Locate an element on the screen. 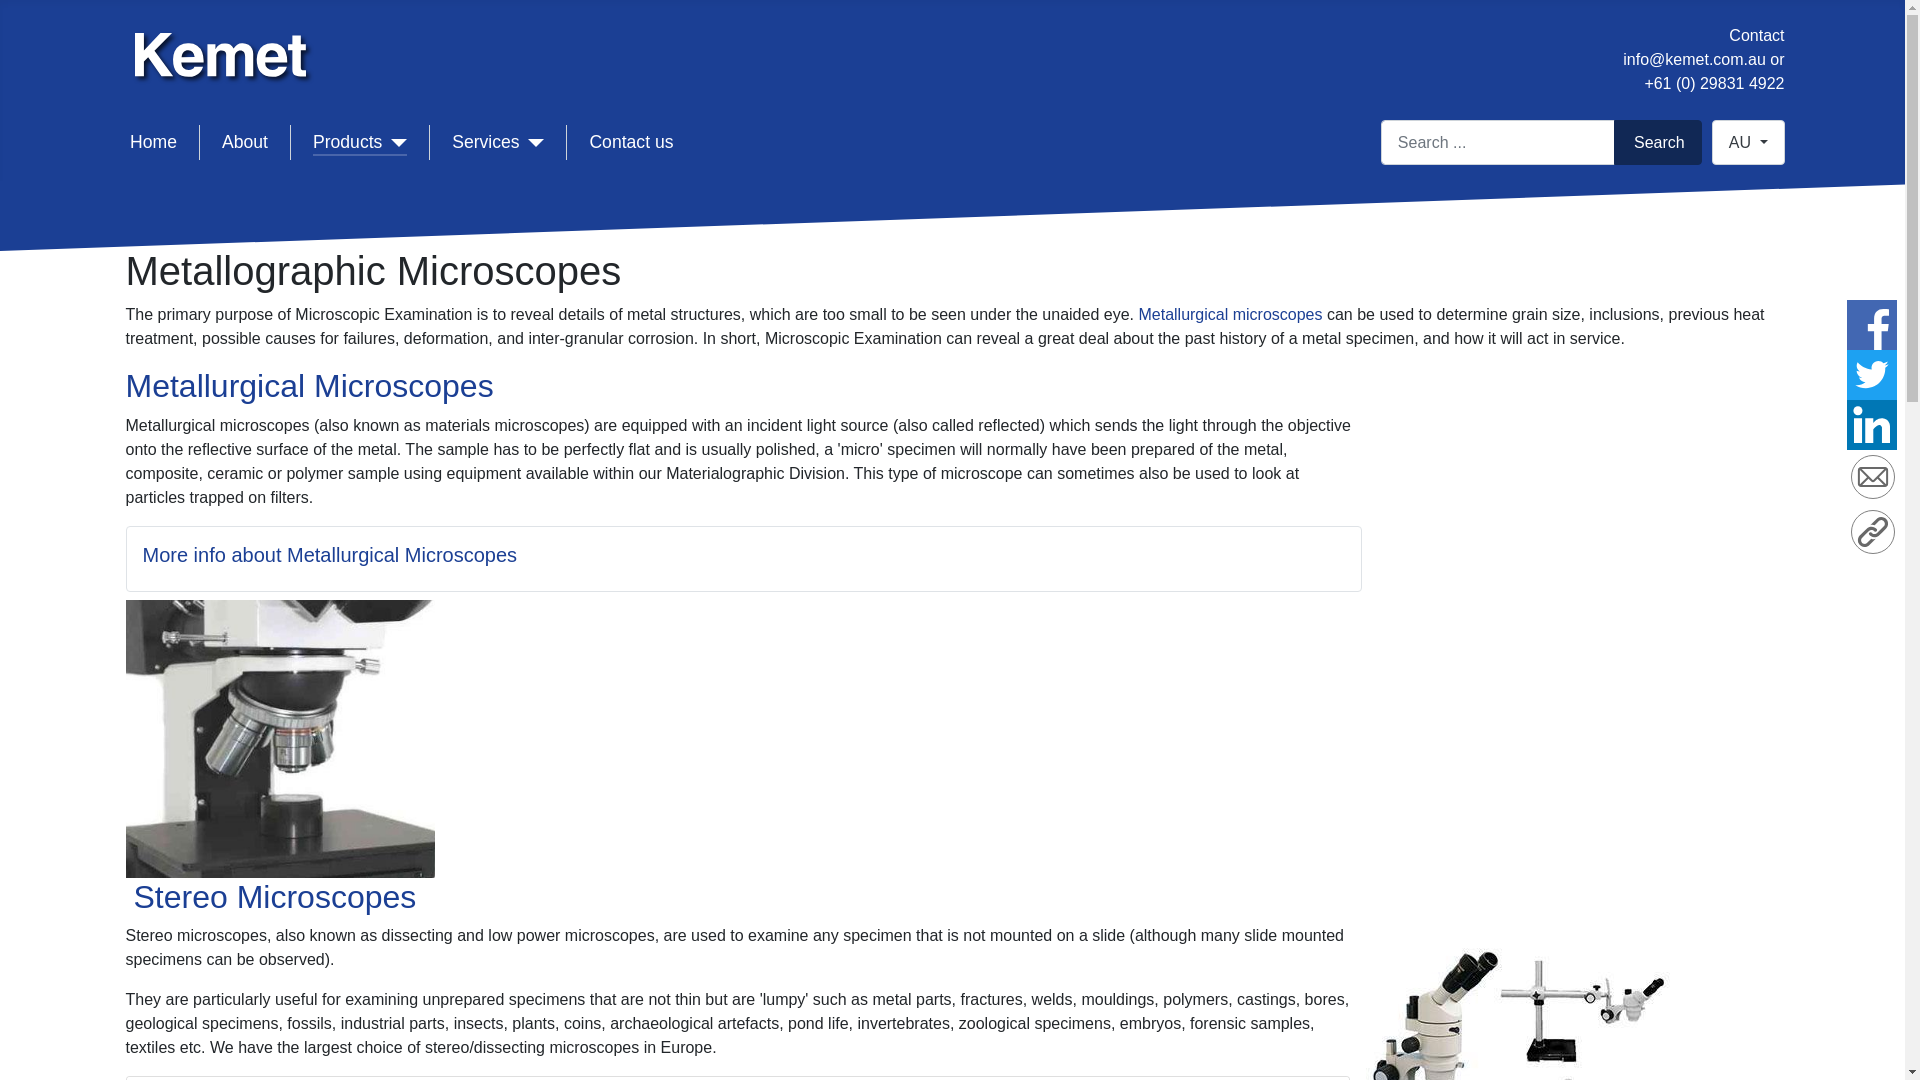 The width and height of the screenshot is (1920, 1080). 'info@kemet.com.au' is located at coordinates (1622, 58).